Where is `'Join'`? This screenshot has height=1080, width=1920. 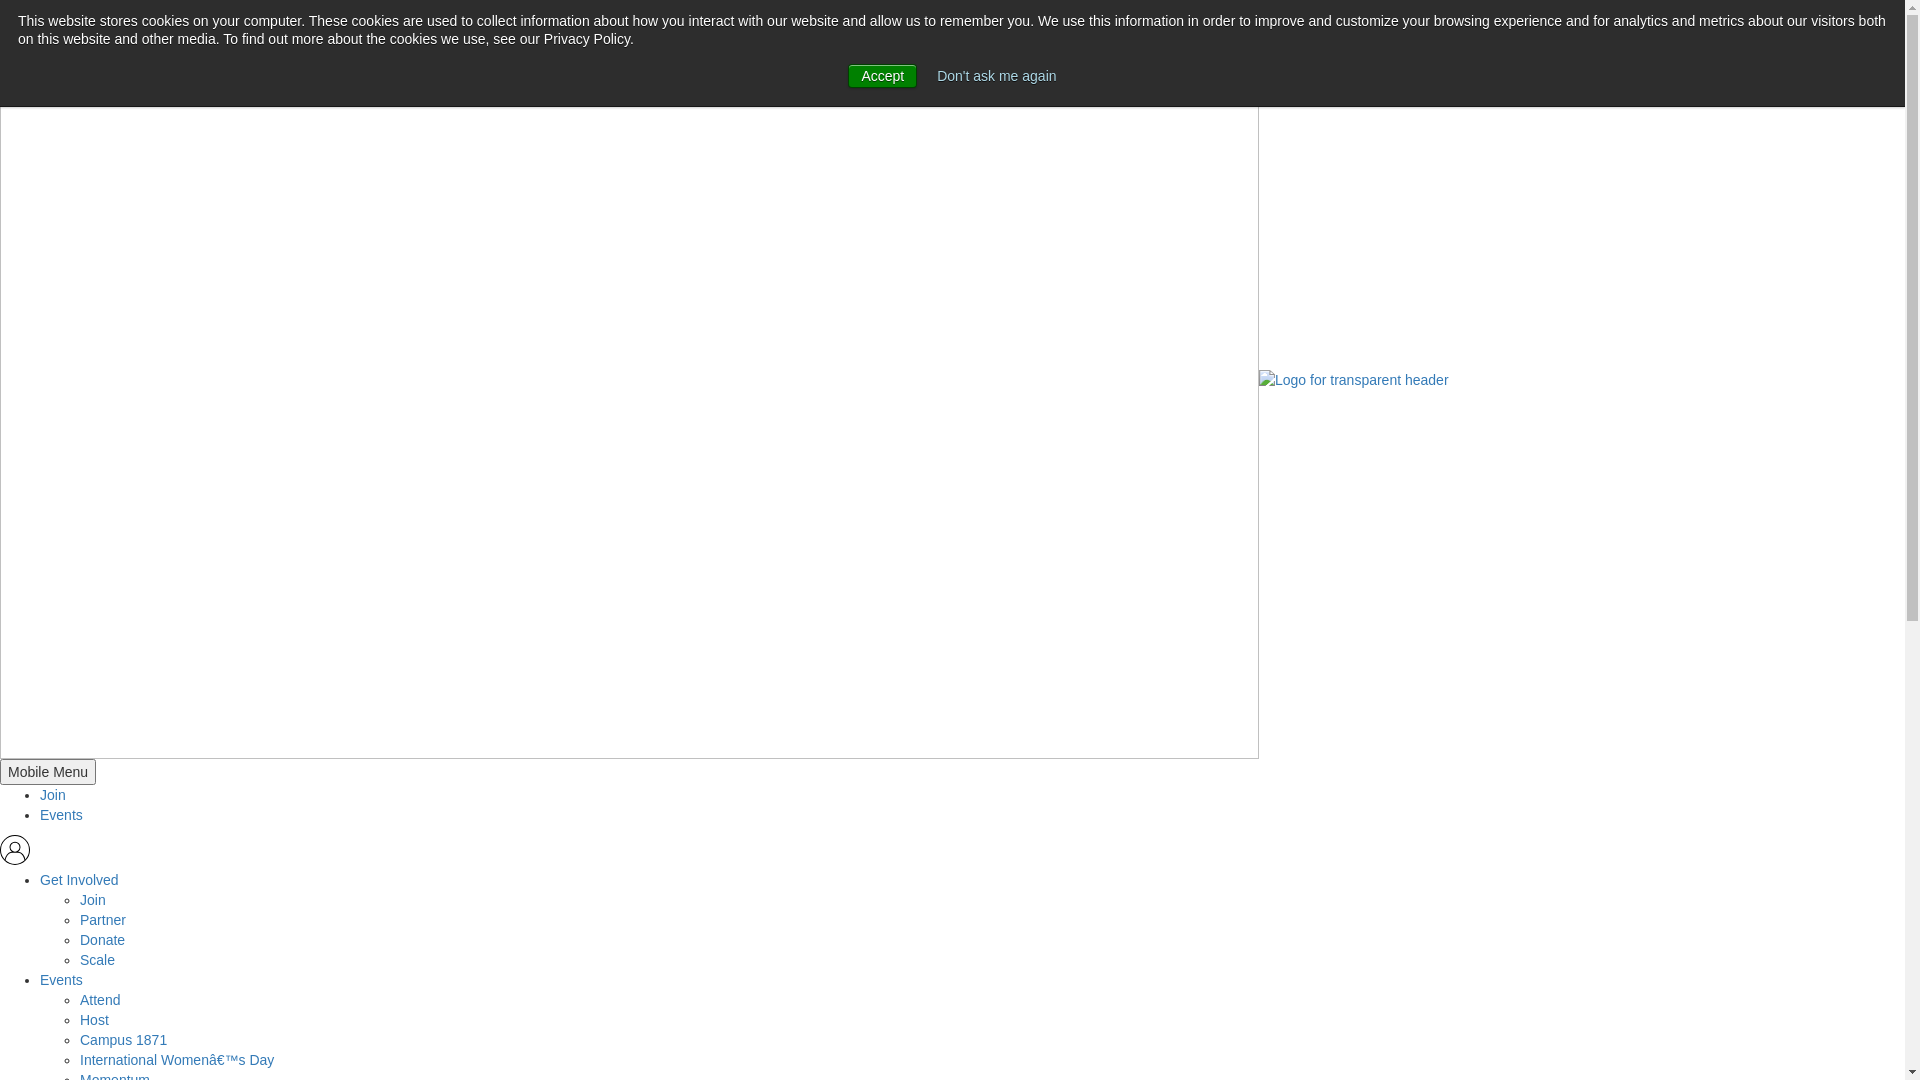
'Join' is located at coordinates (80, 898).